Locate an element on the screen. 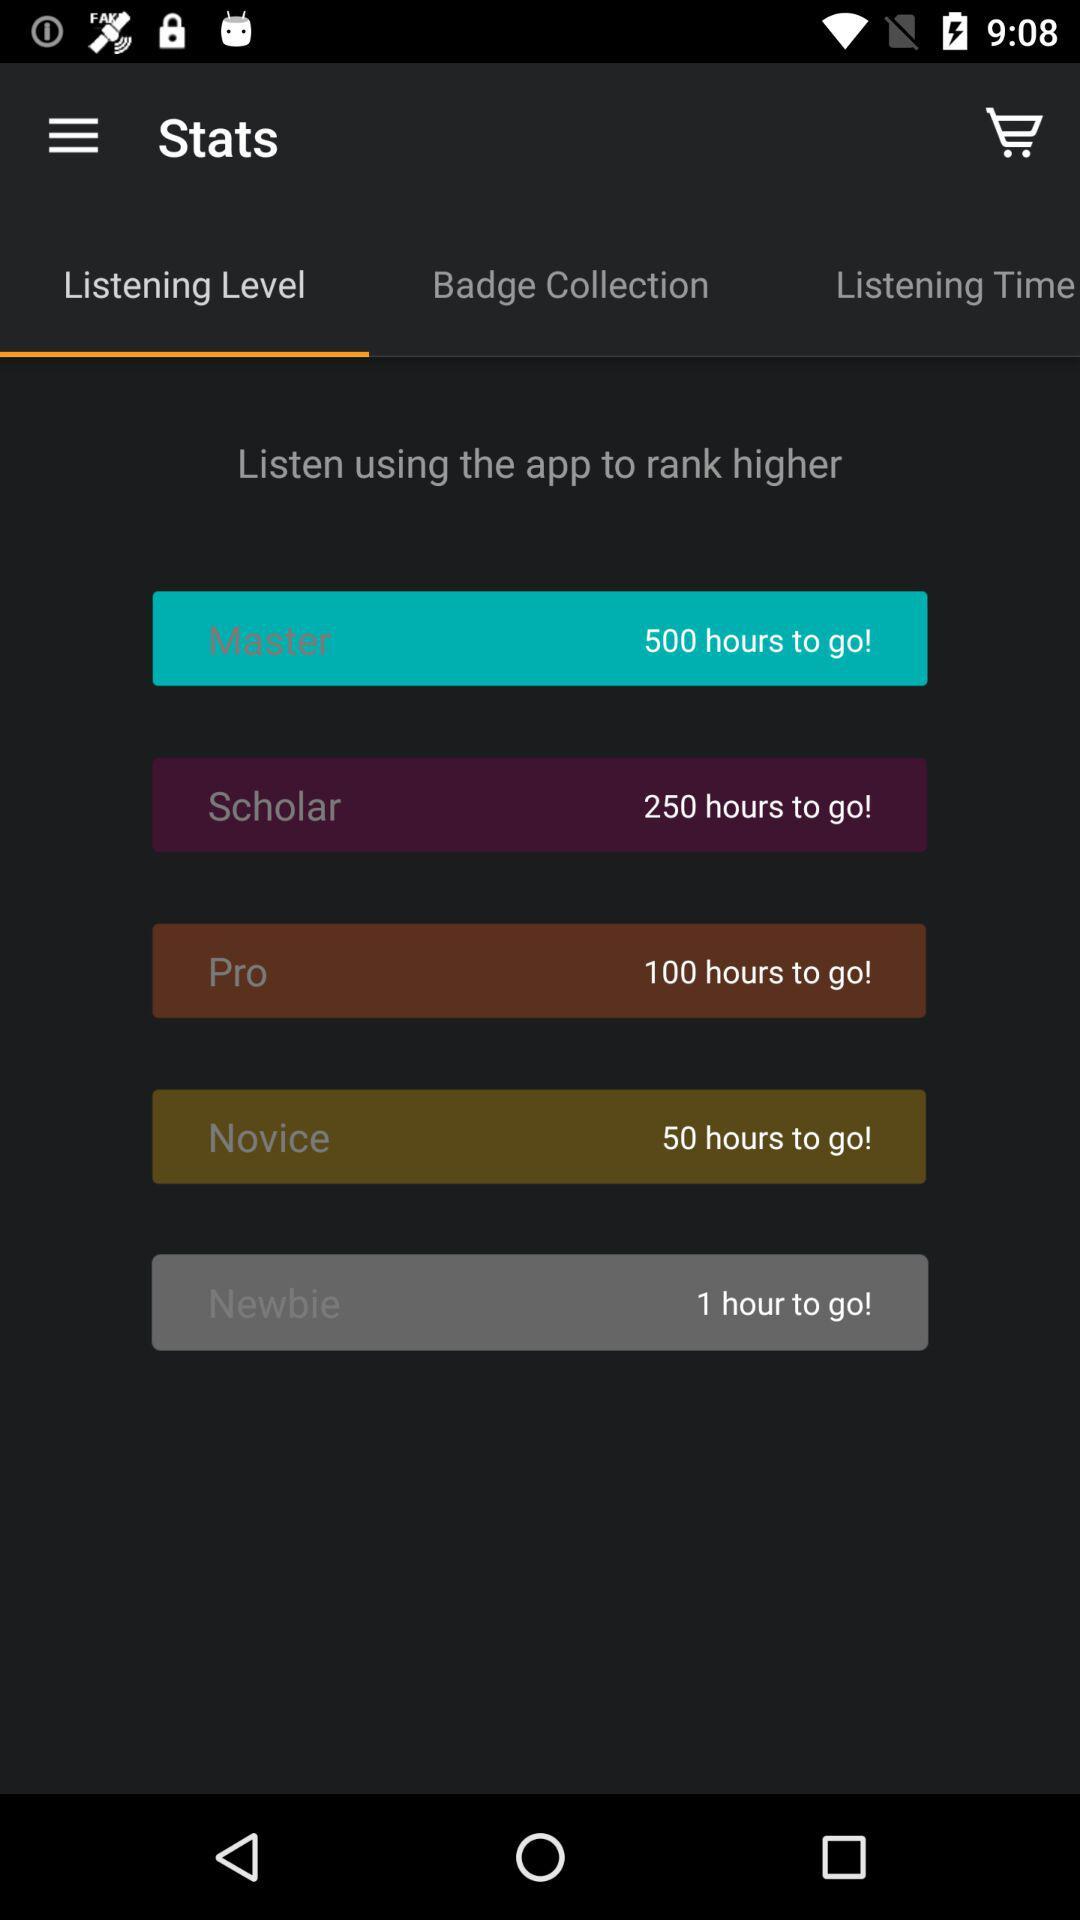 The height and width of the screenshot is (1920, 1080). the app next to the badge collection is located at coordinates (926, 282).